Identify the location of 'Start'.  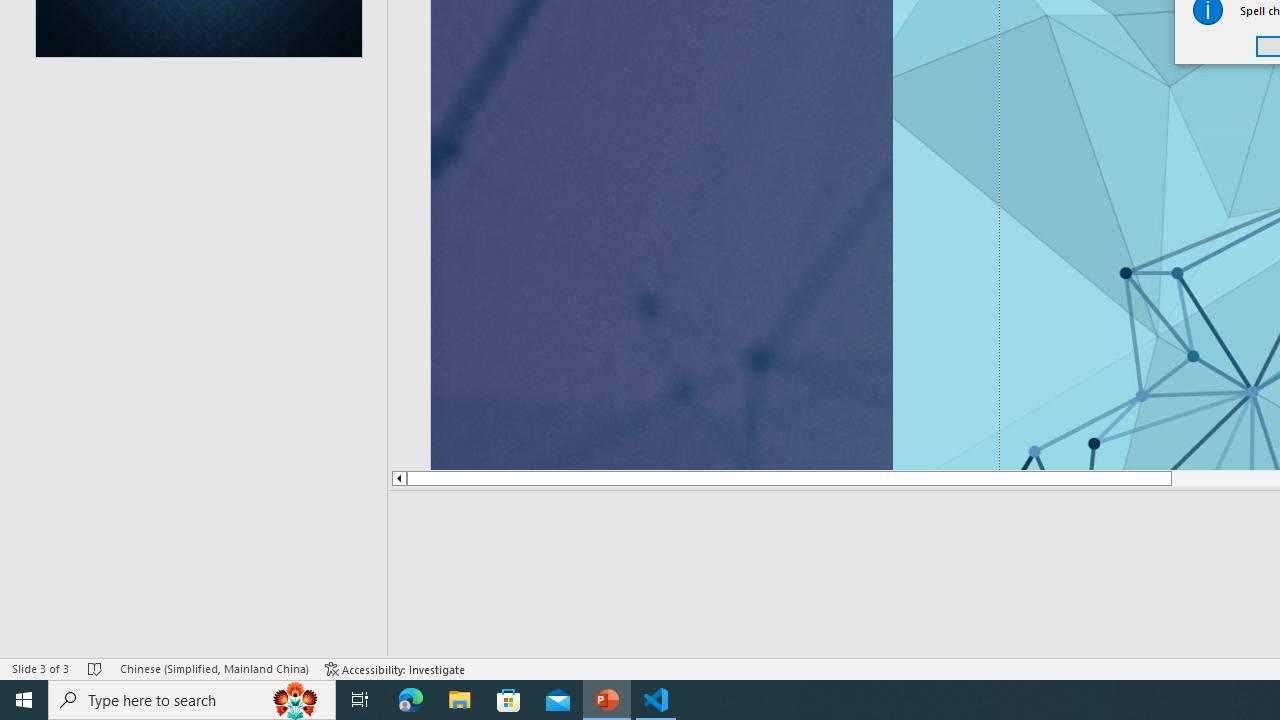
(24, 698).